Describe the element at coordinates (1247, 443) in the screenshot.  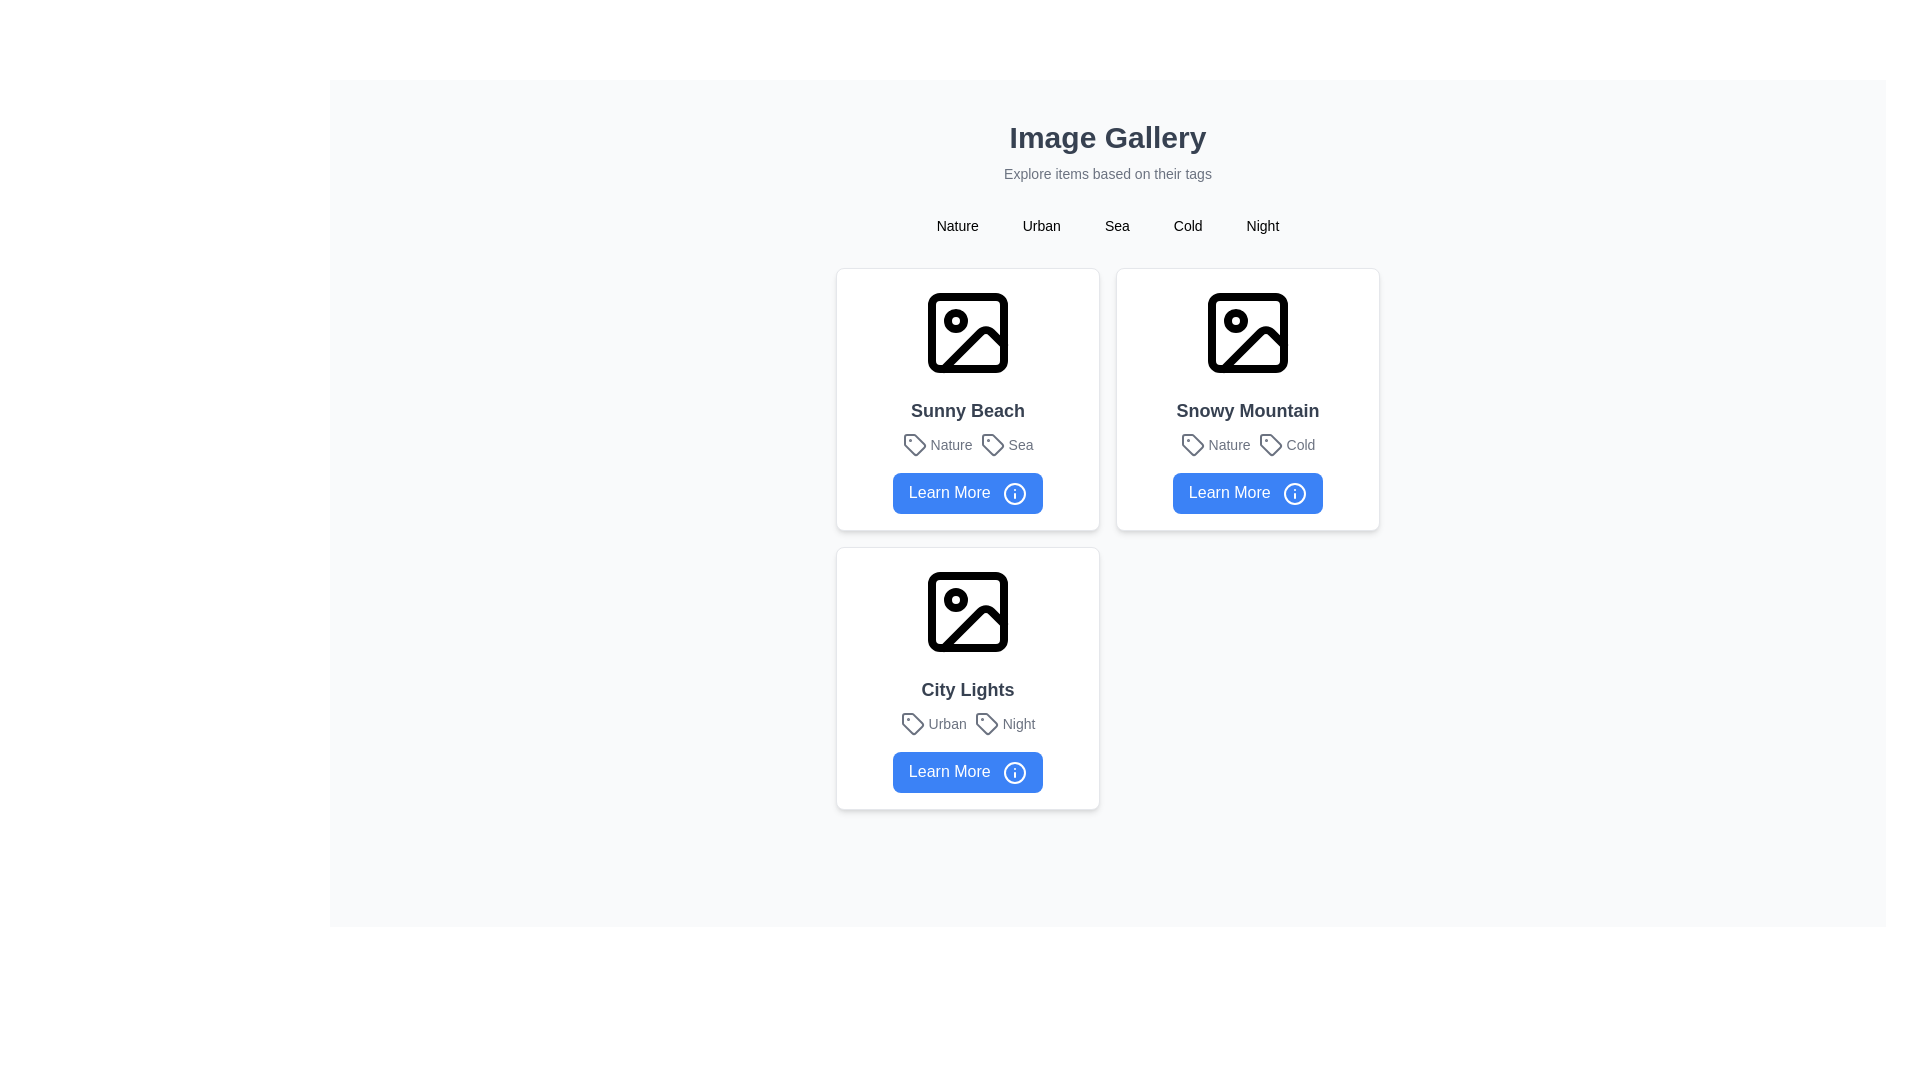
I see `the tag group element displaying the categories 'Nature' and 'Cold' associated with the 'Snowy Mountain' image, located below the title and above the 'Learn More' button` at that location.